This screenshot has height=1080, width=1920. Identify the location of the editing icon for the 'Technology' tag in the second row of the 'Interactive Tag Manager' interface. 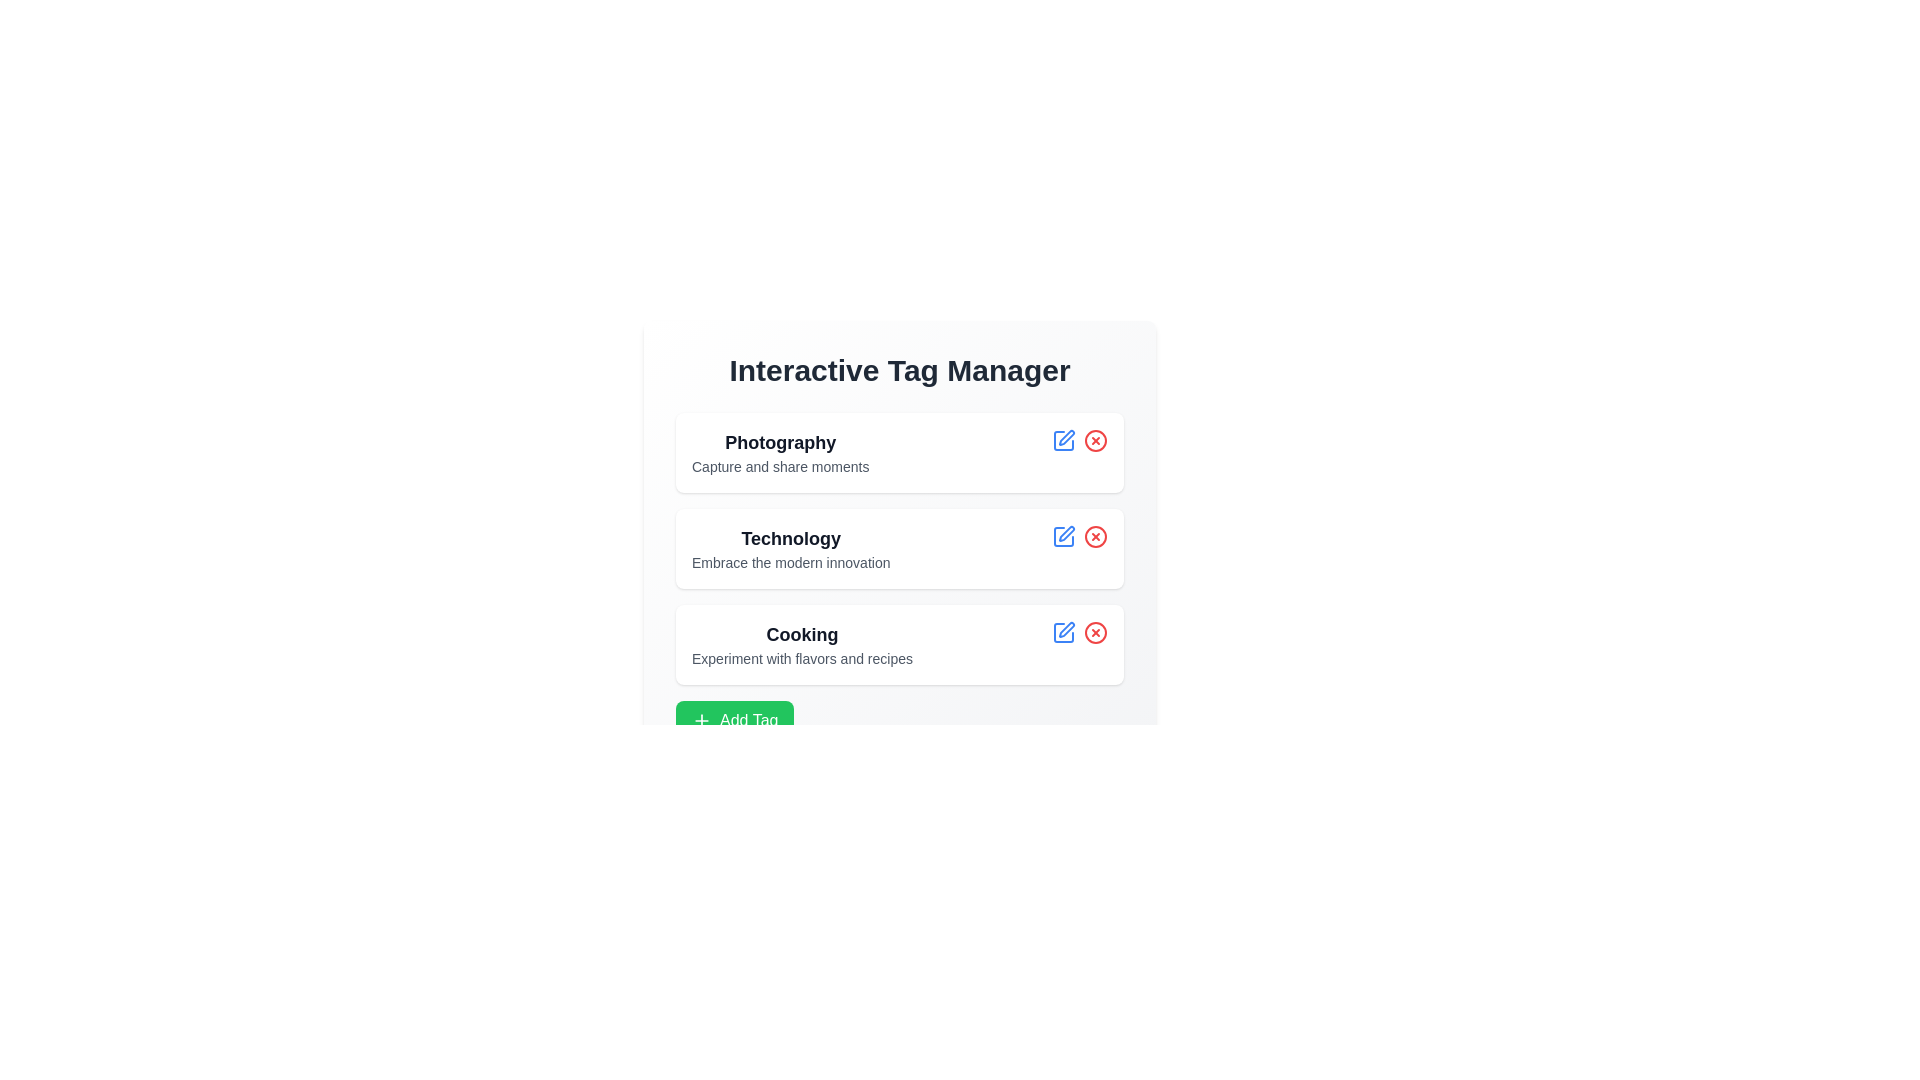
(1065, 437).